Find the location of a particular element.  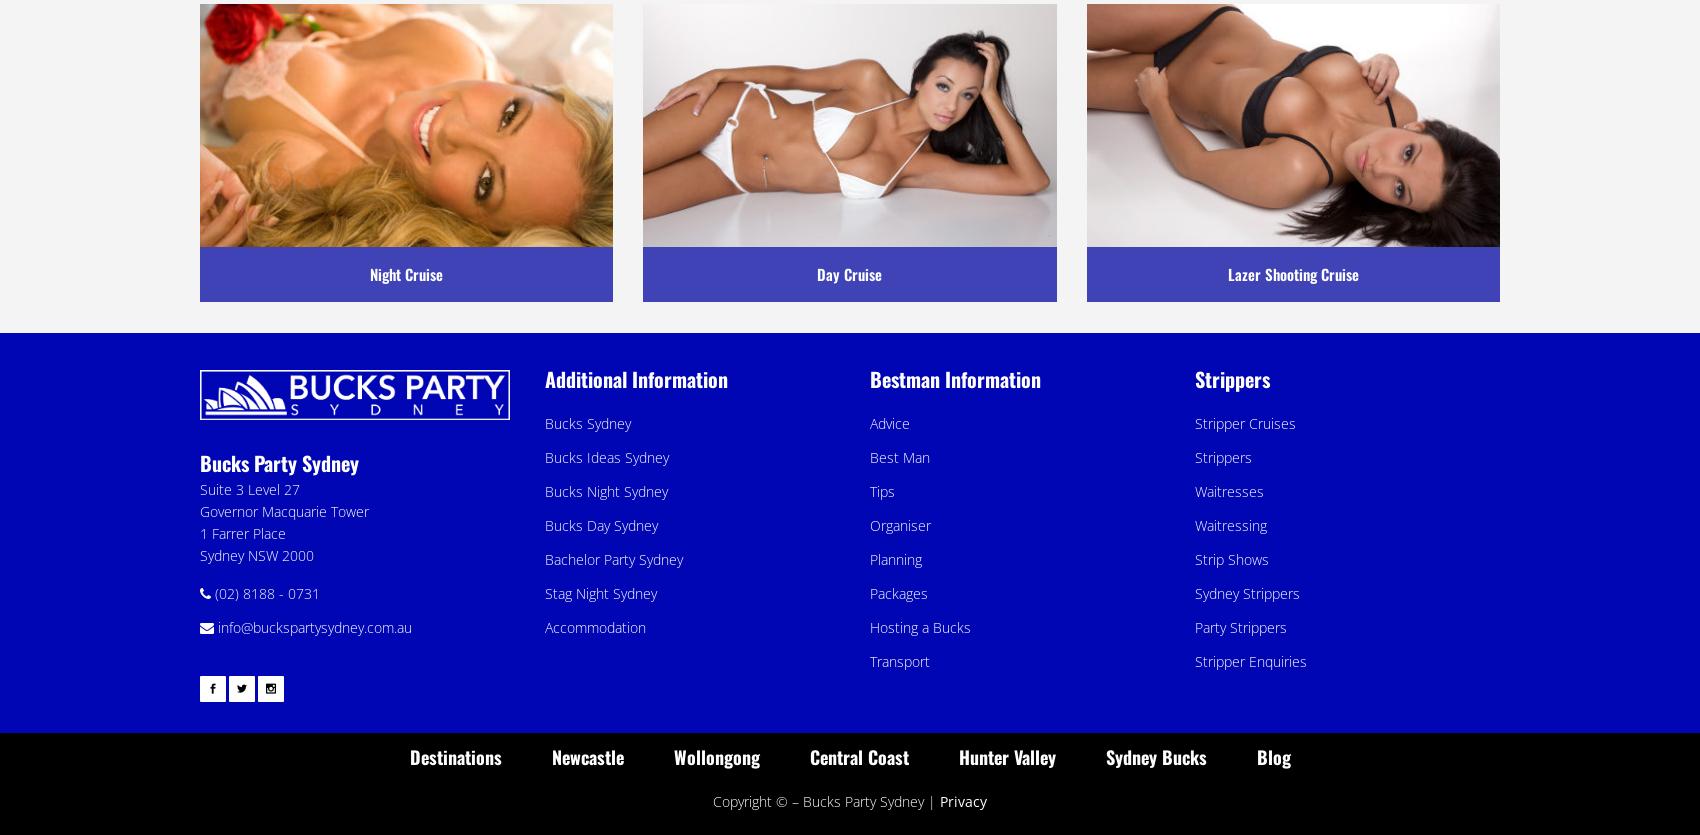

'Waitresses' is located at coordinates (1228, 490).